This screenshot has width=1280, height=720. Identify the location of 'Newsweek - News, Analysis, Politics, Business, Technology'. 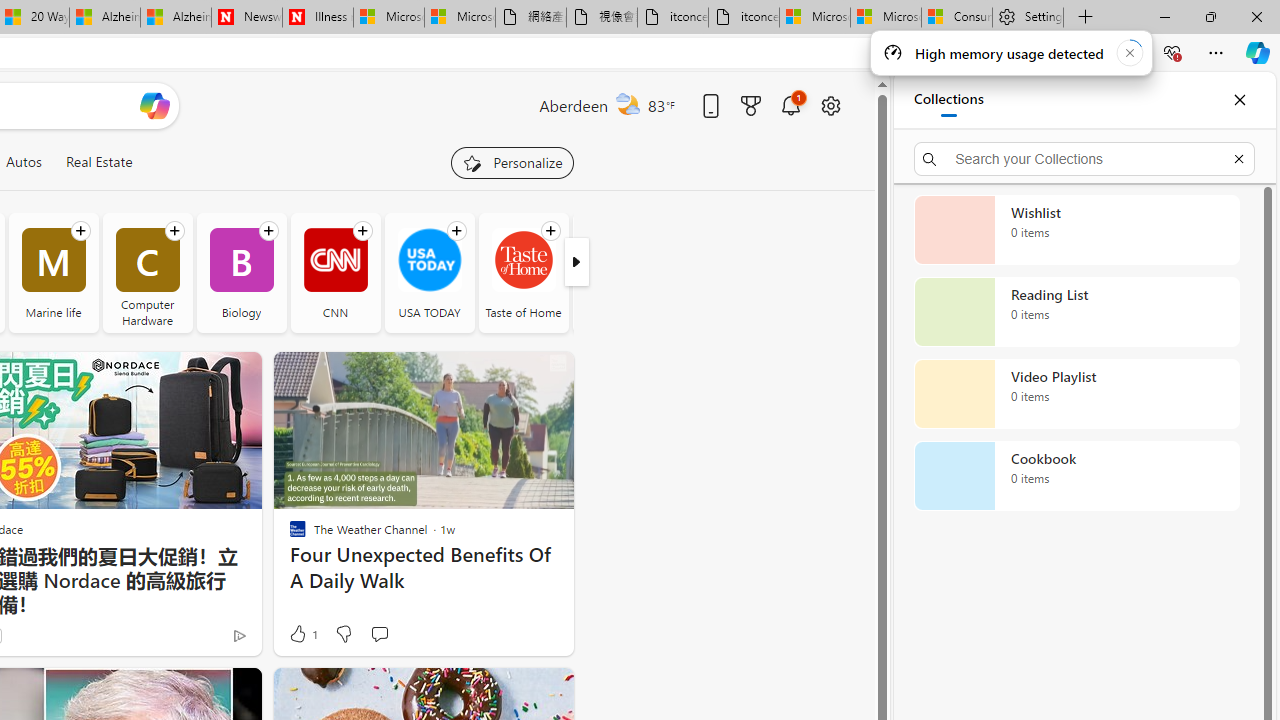
(246, 17).